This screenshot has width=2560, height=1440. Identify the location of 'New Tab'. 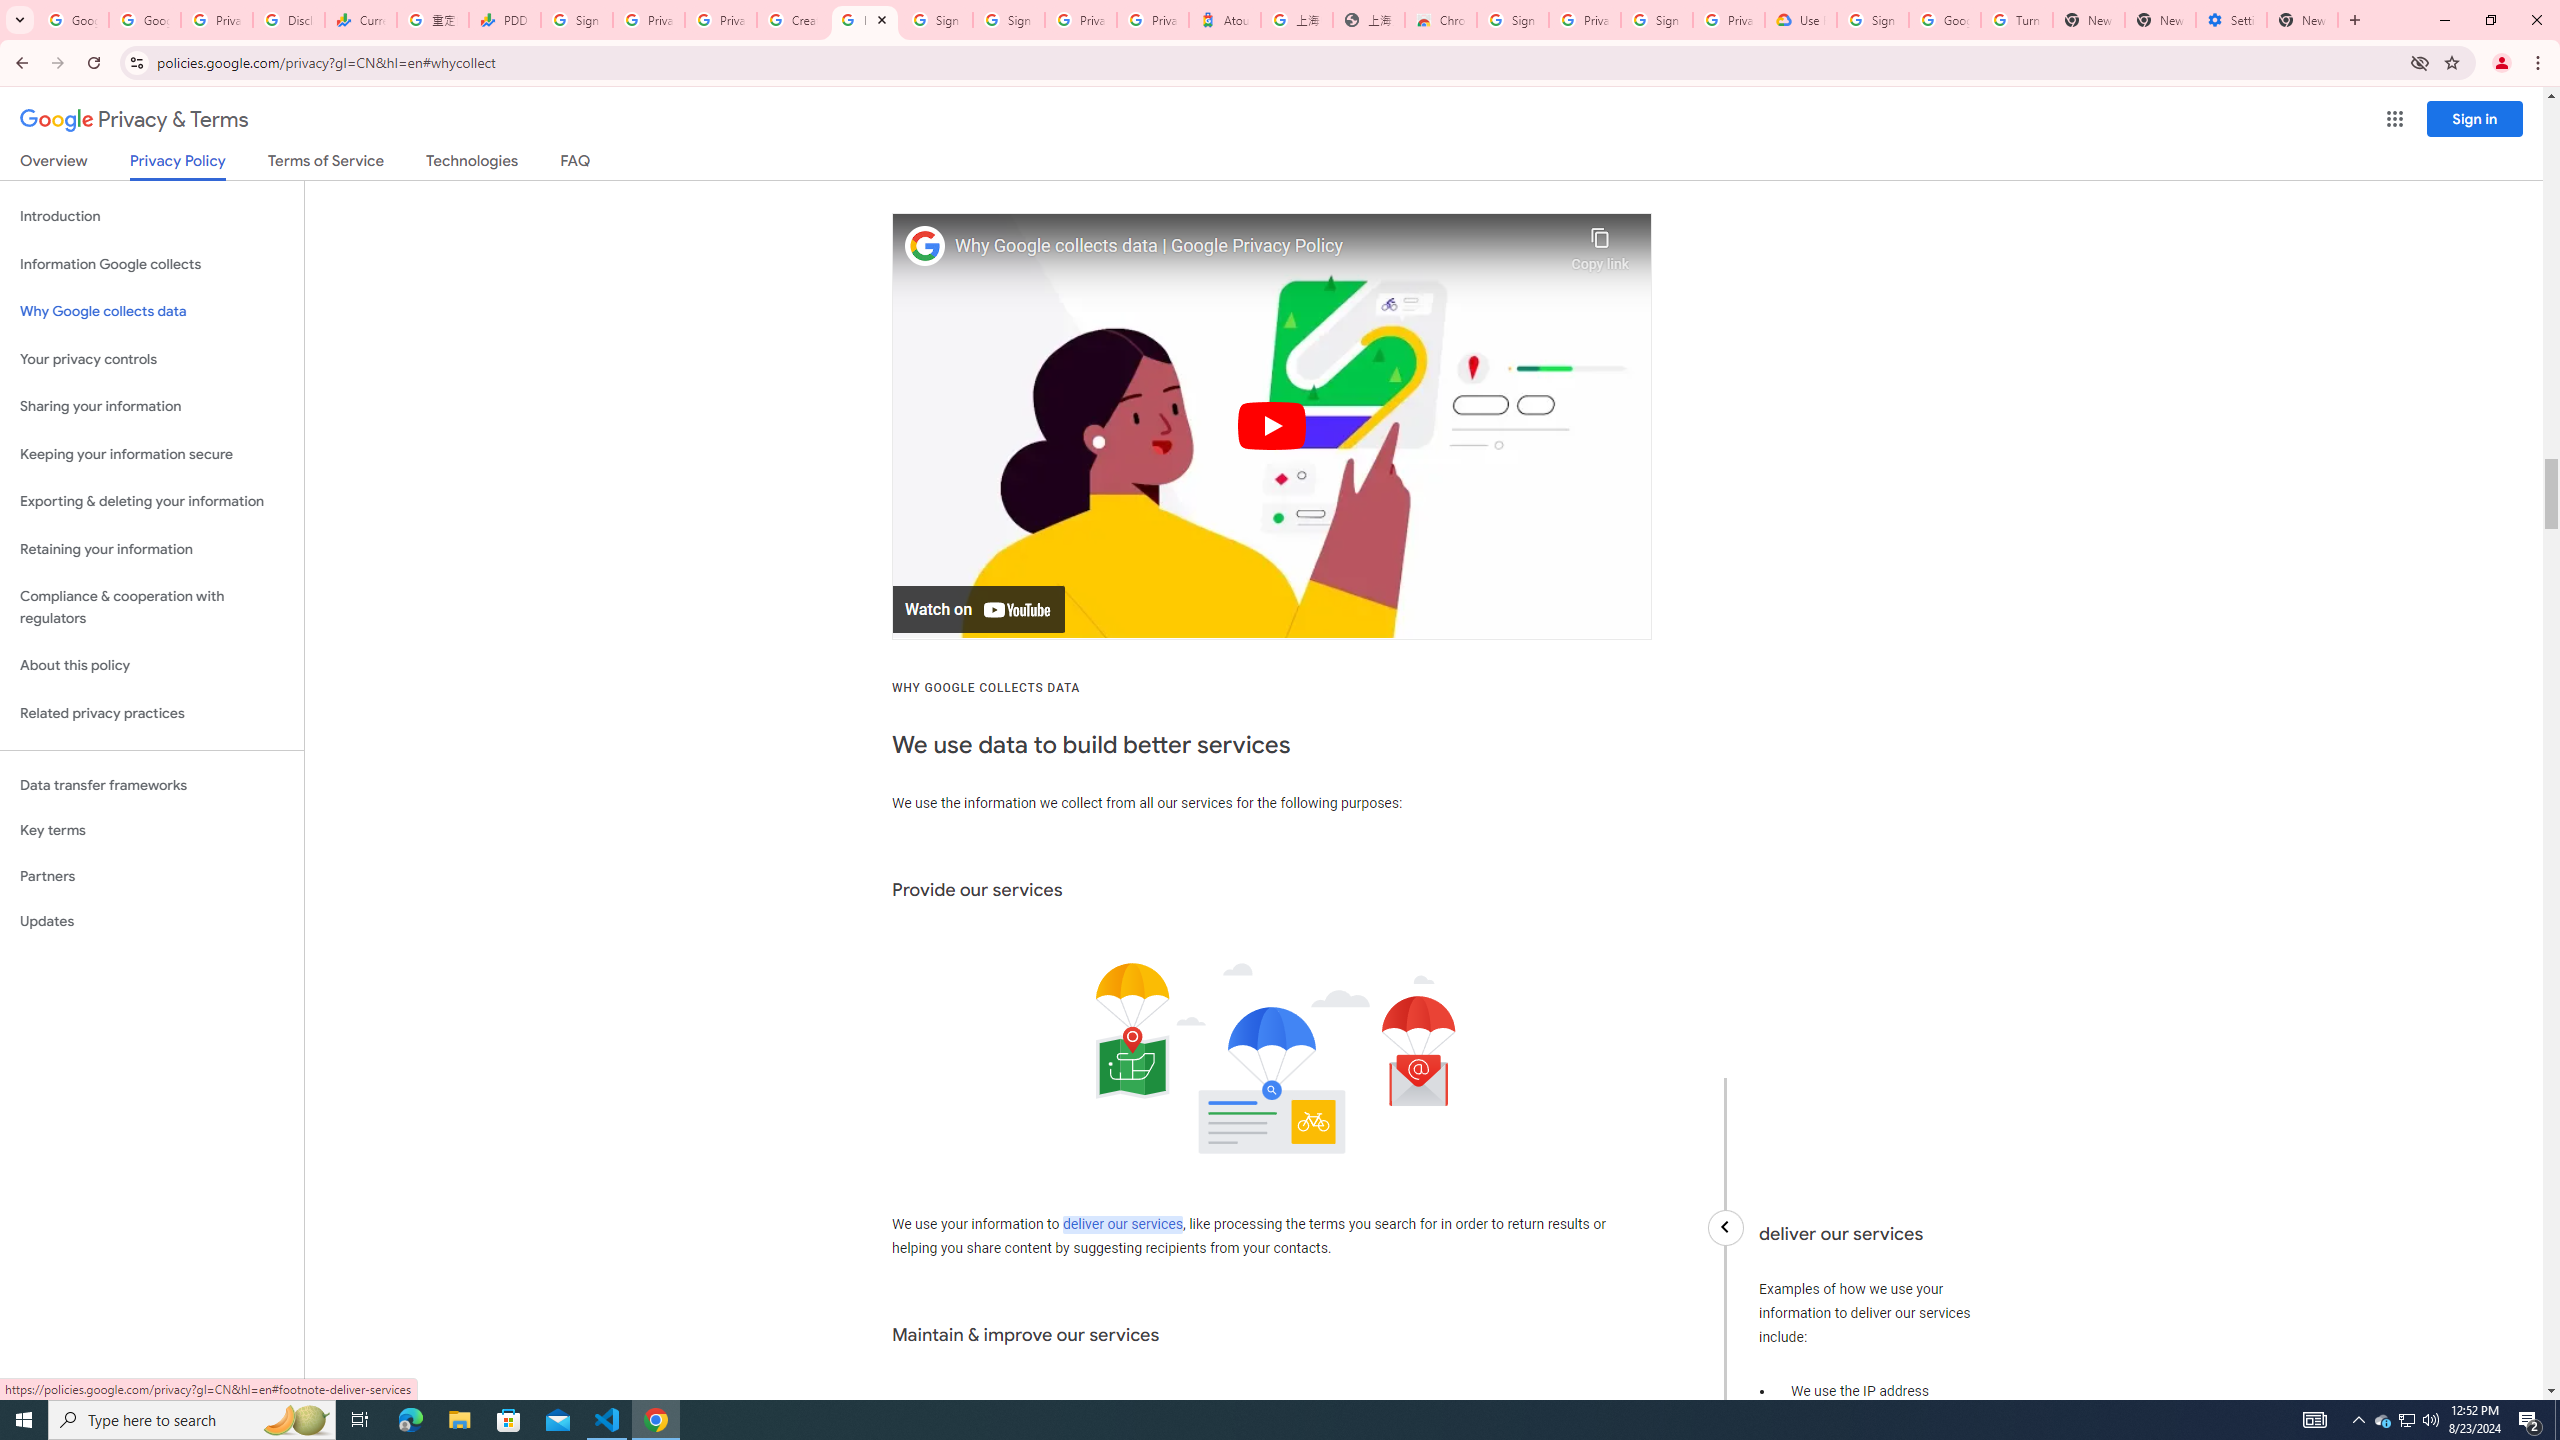
(2302, 19).